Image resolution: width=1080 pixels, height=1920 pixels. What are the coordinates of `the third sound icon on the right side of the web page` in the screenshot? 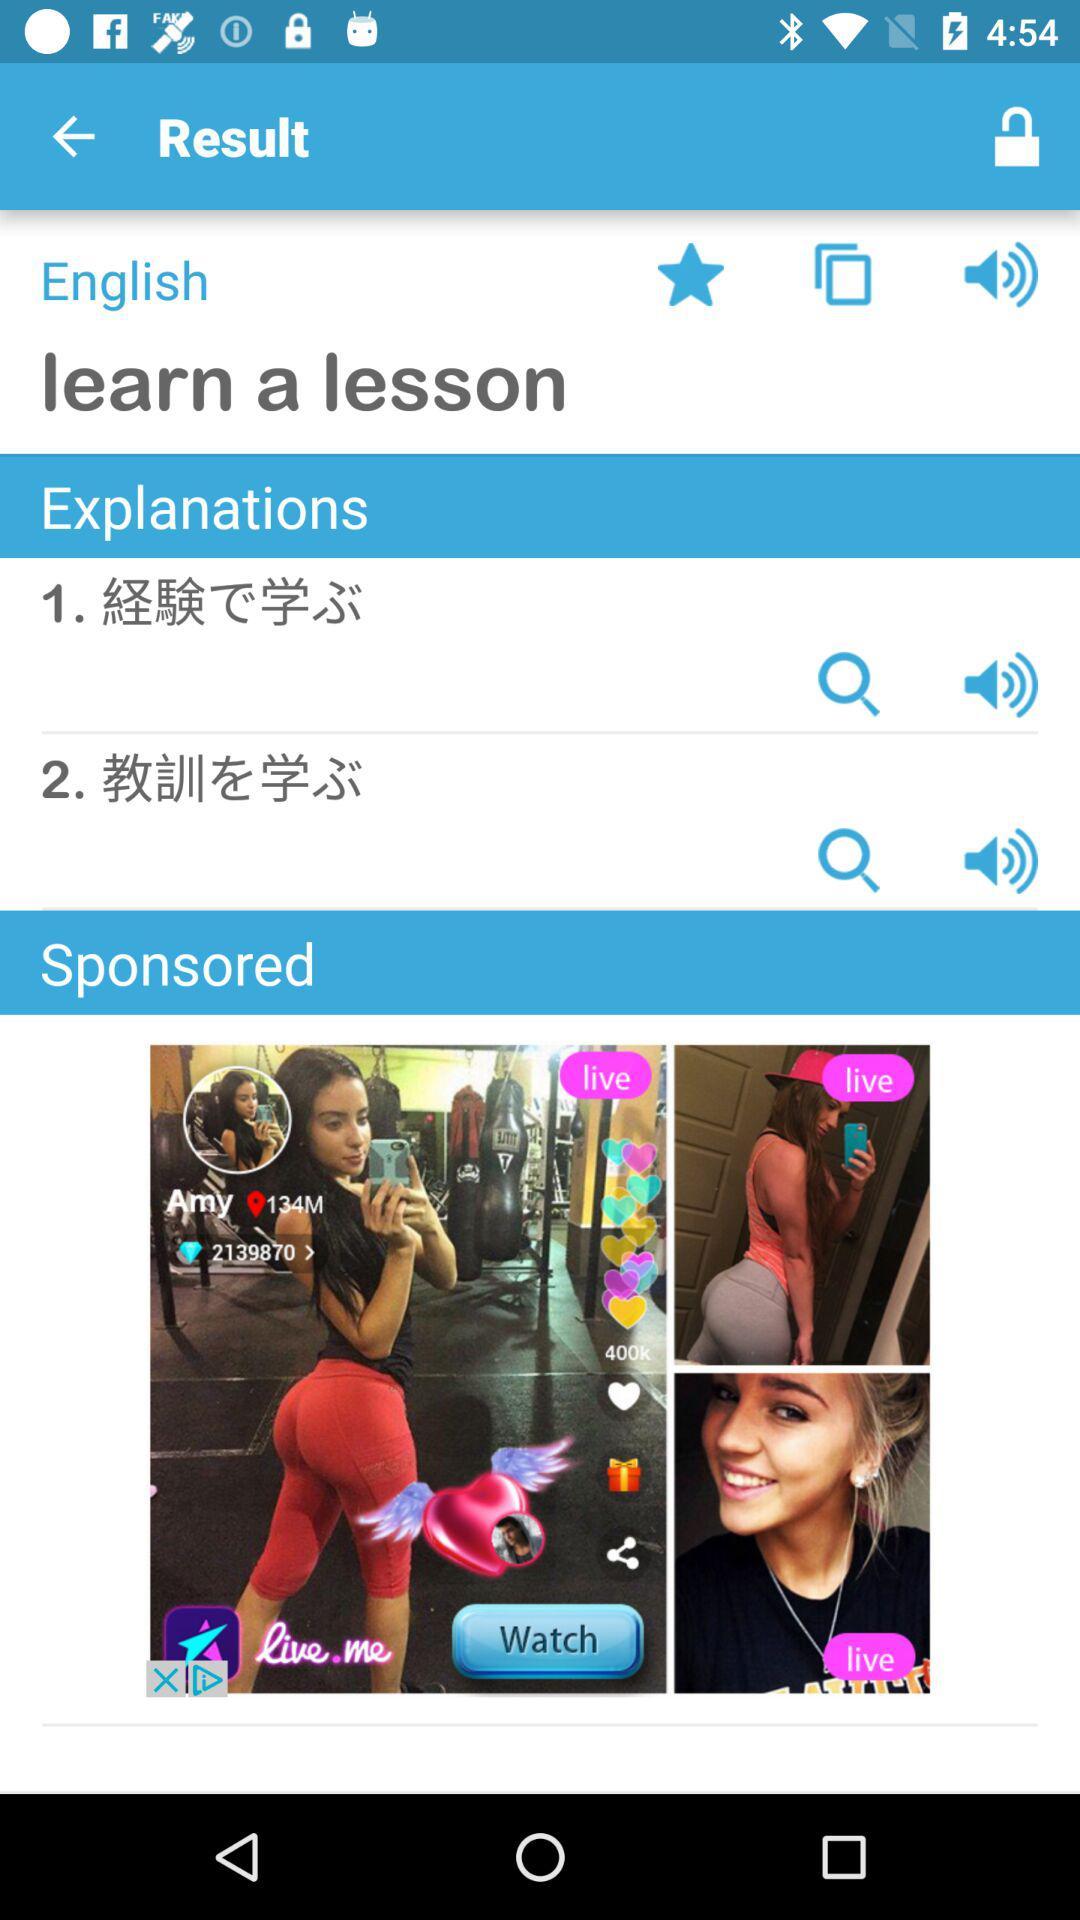 It's located at (1001, 860).